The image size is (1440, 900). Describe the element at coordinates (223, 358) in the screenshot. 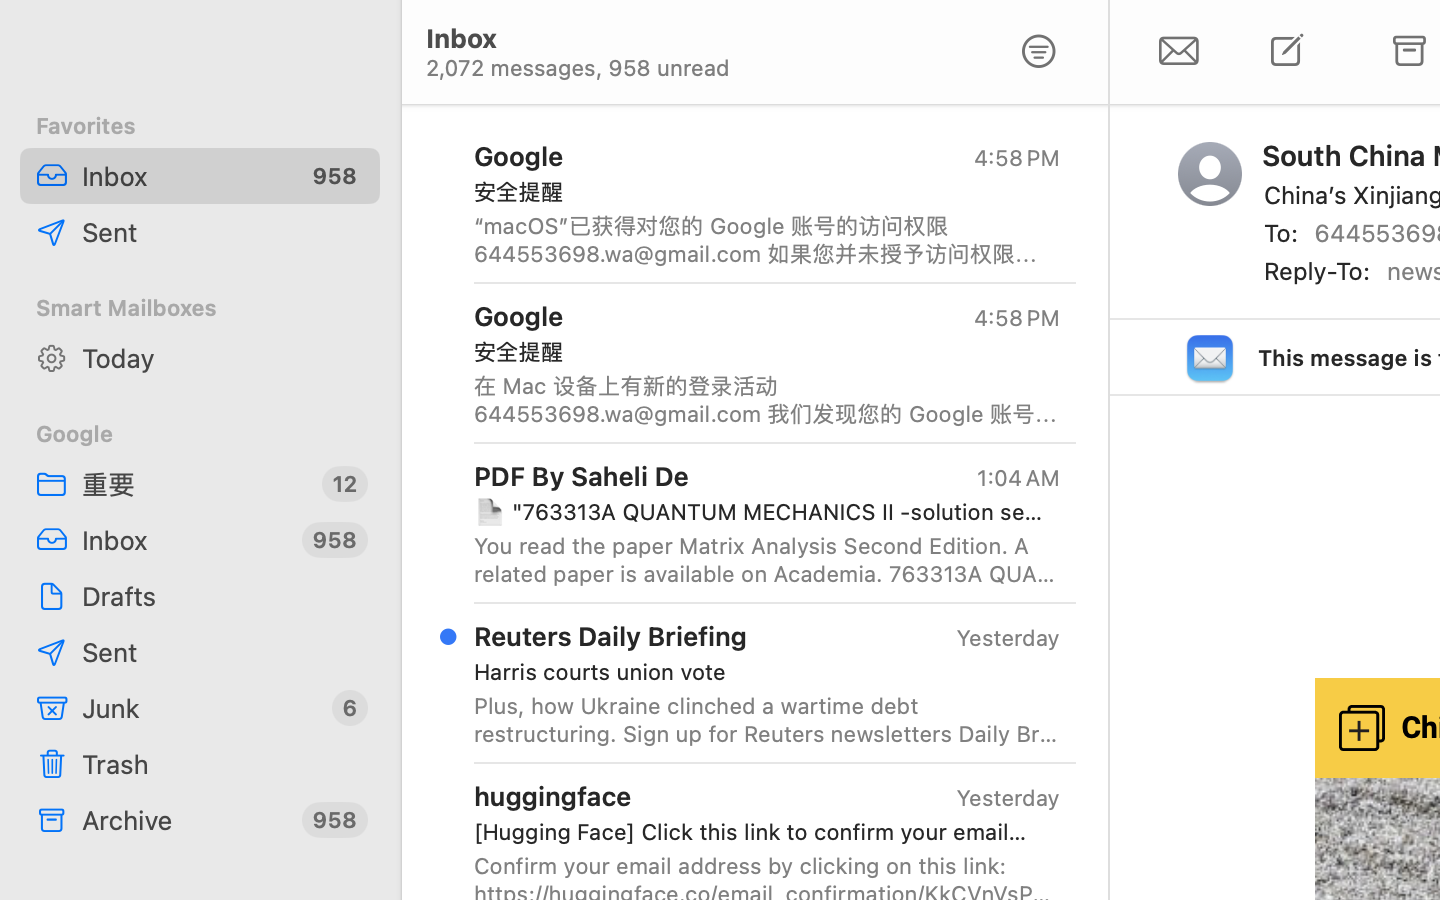

I see `'Today'` at that location.